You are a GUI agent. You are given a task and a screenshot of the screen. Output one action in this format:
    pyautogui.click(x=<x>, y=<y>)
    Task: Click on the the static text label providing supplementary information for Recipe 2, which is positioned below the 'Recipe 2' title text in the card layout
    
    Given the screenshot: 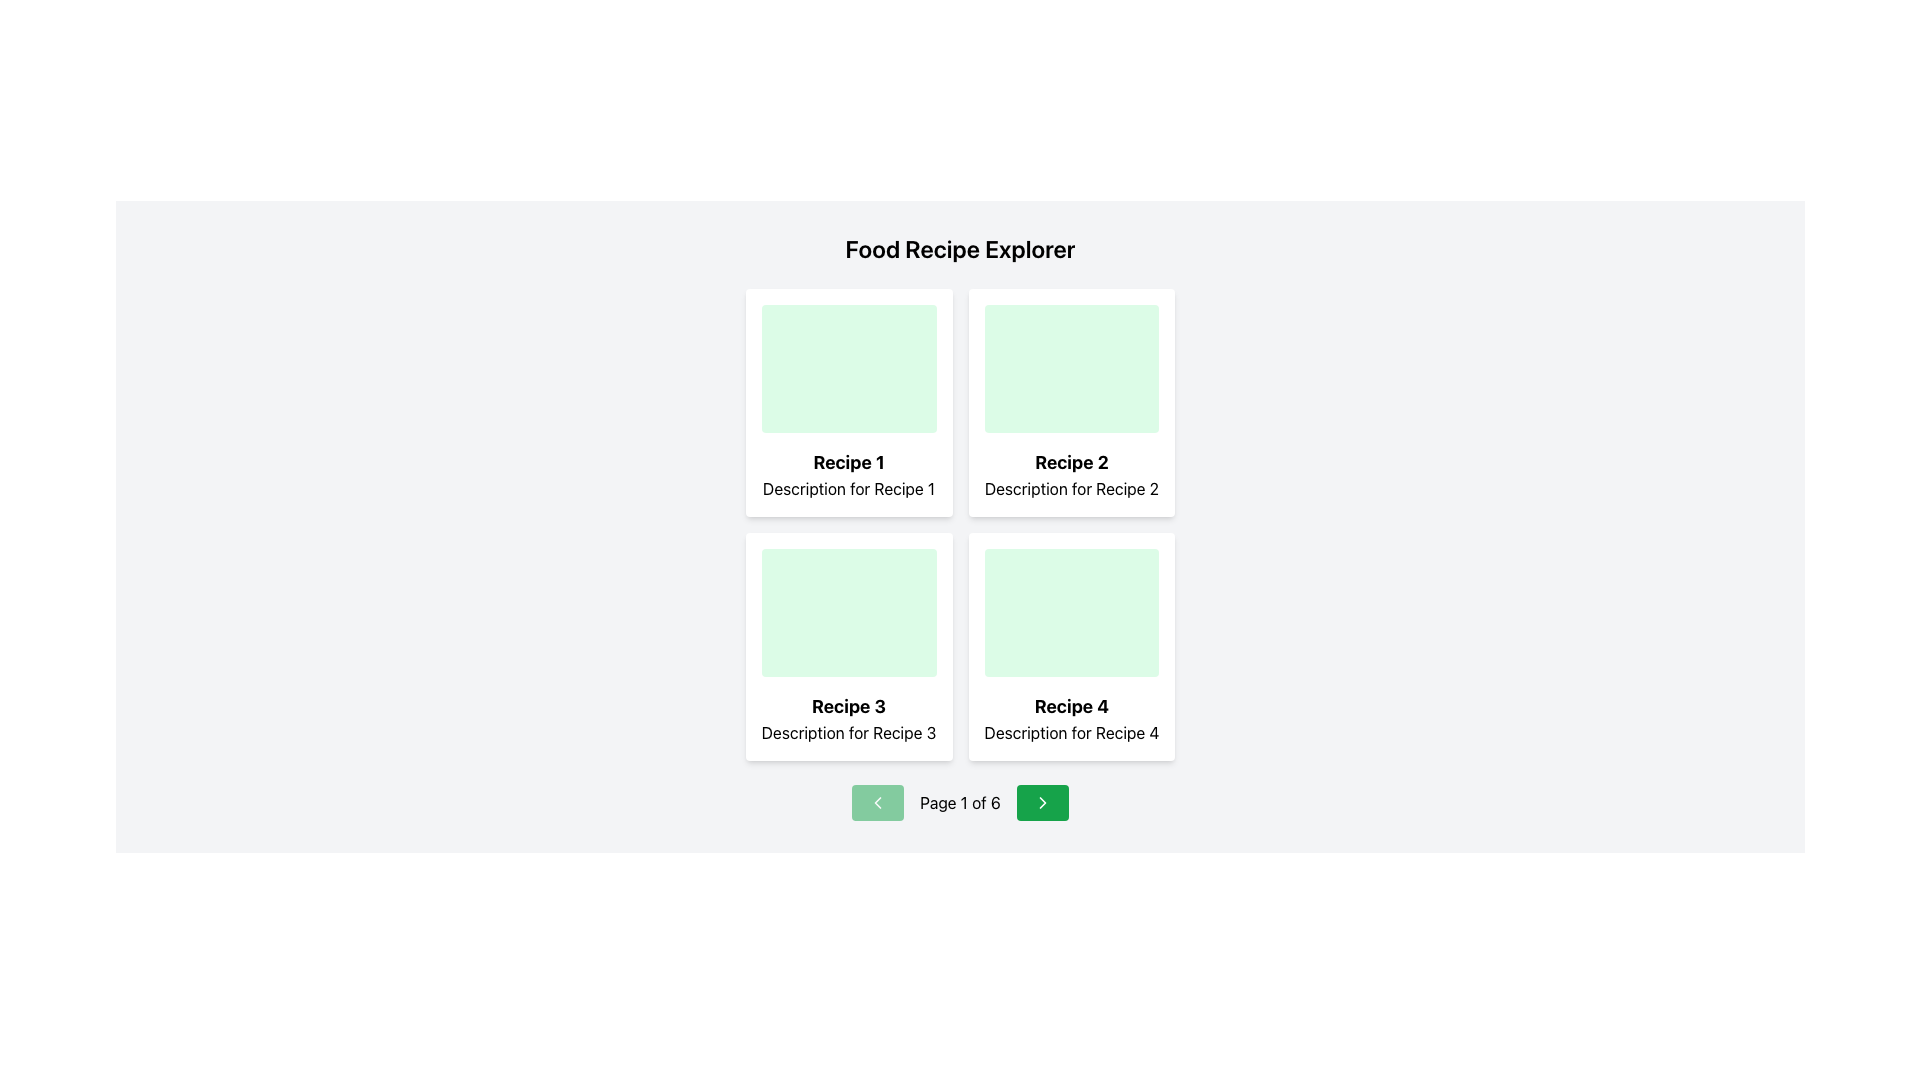 What is the action you would take?
    pyautogui.click(x=1070, y=489)
    